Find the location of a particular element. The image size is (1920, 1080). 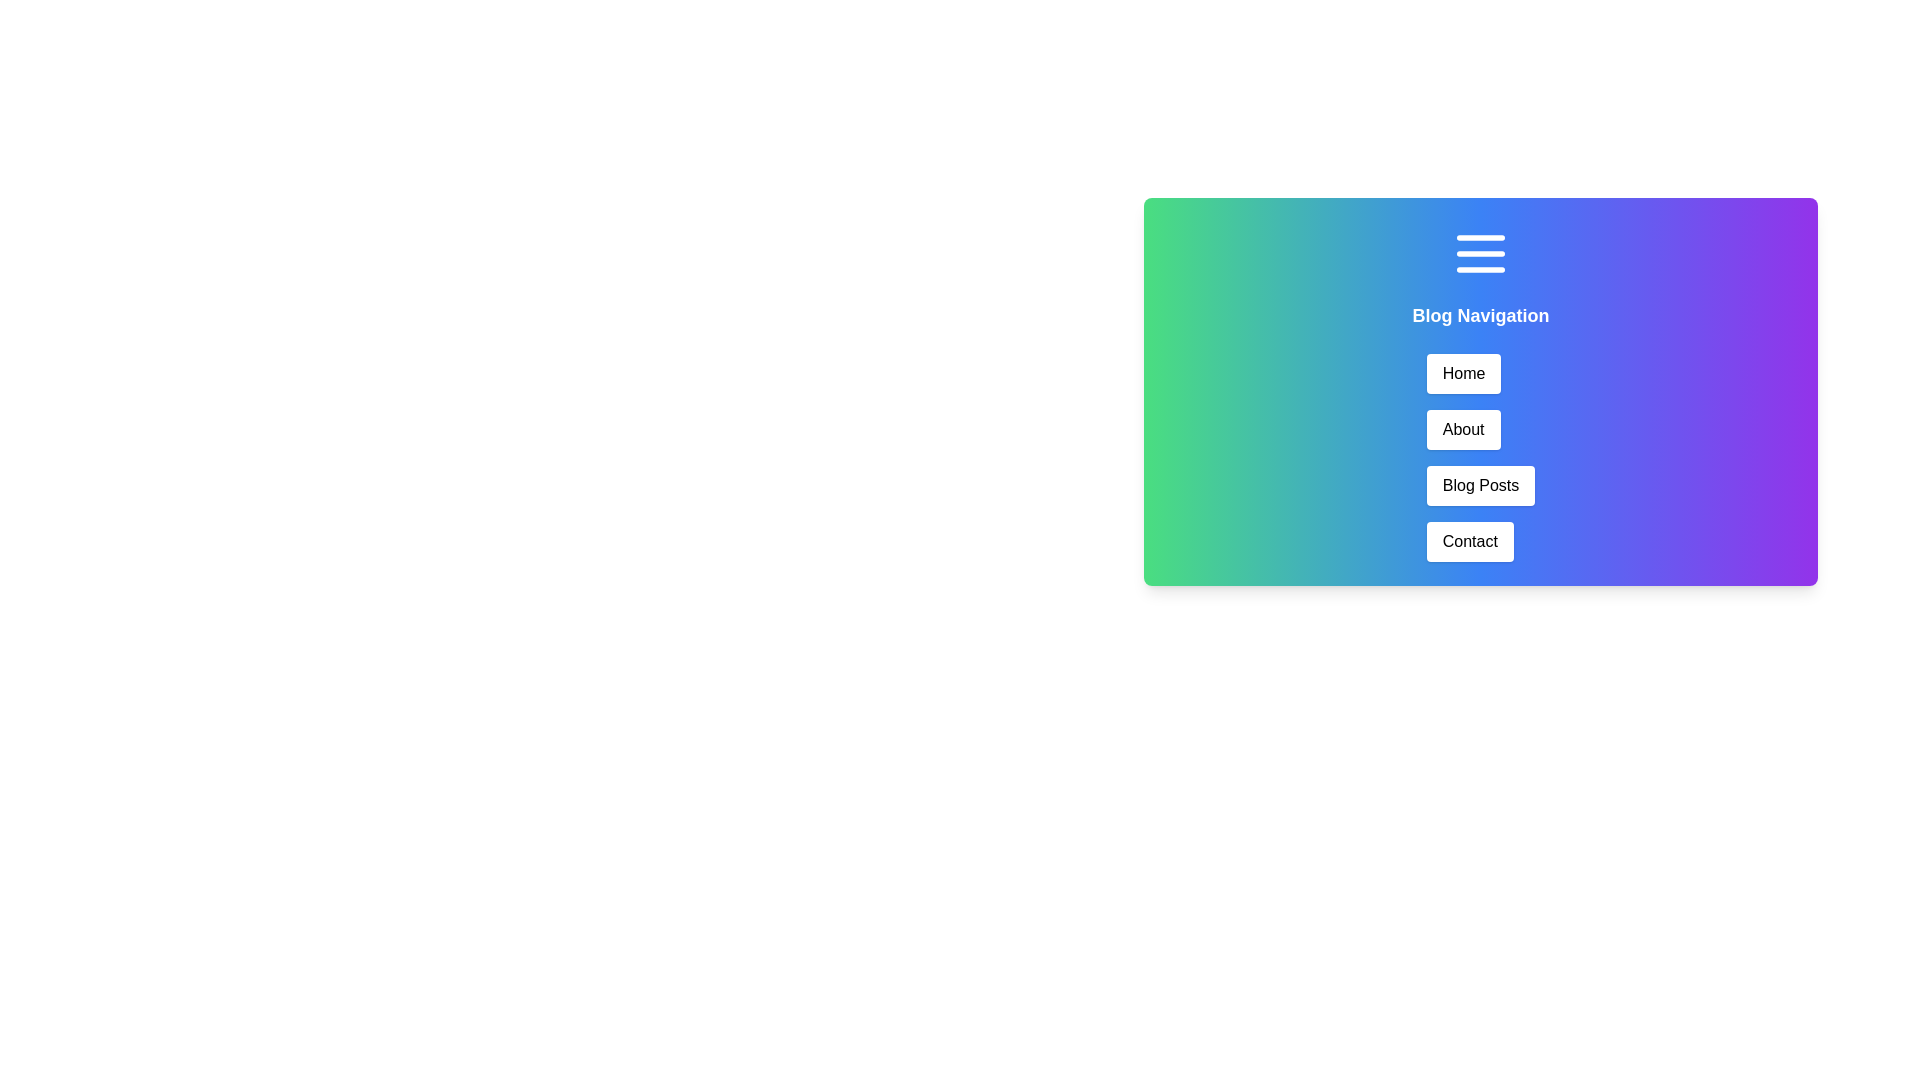

'About' button to navigate to the about page is located at coordinates (1463, 428).